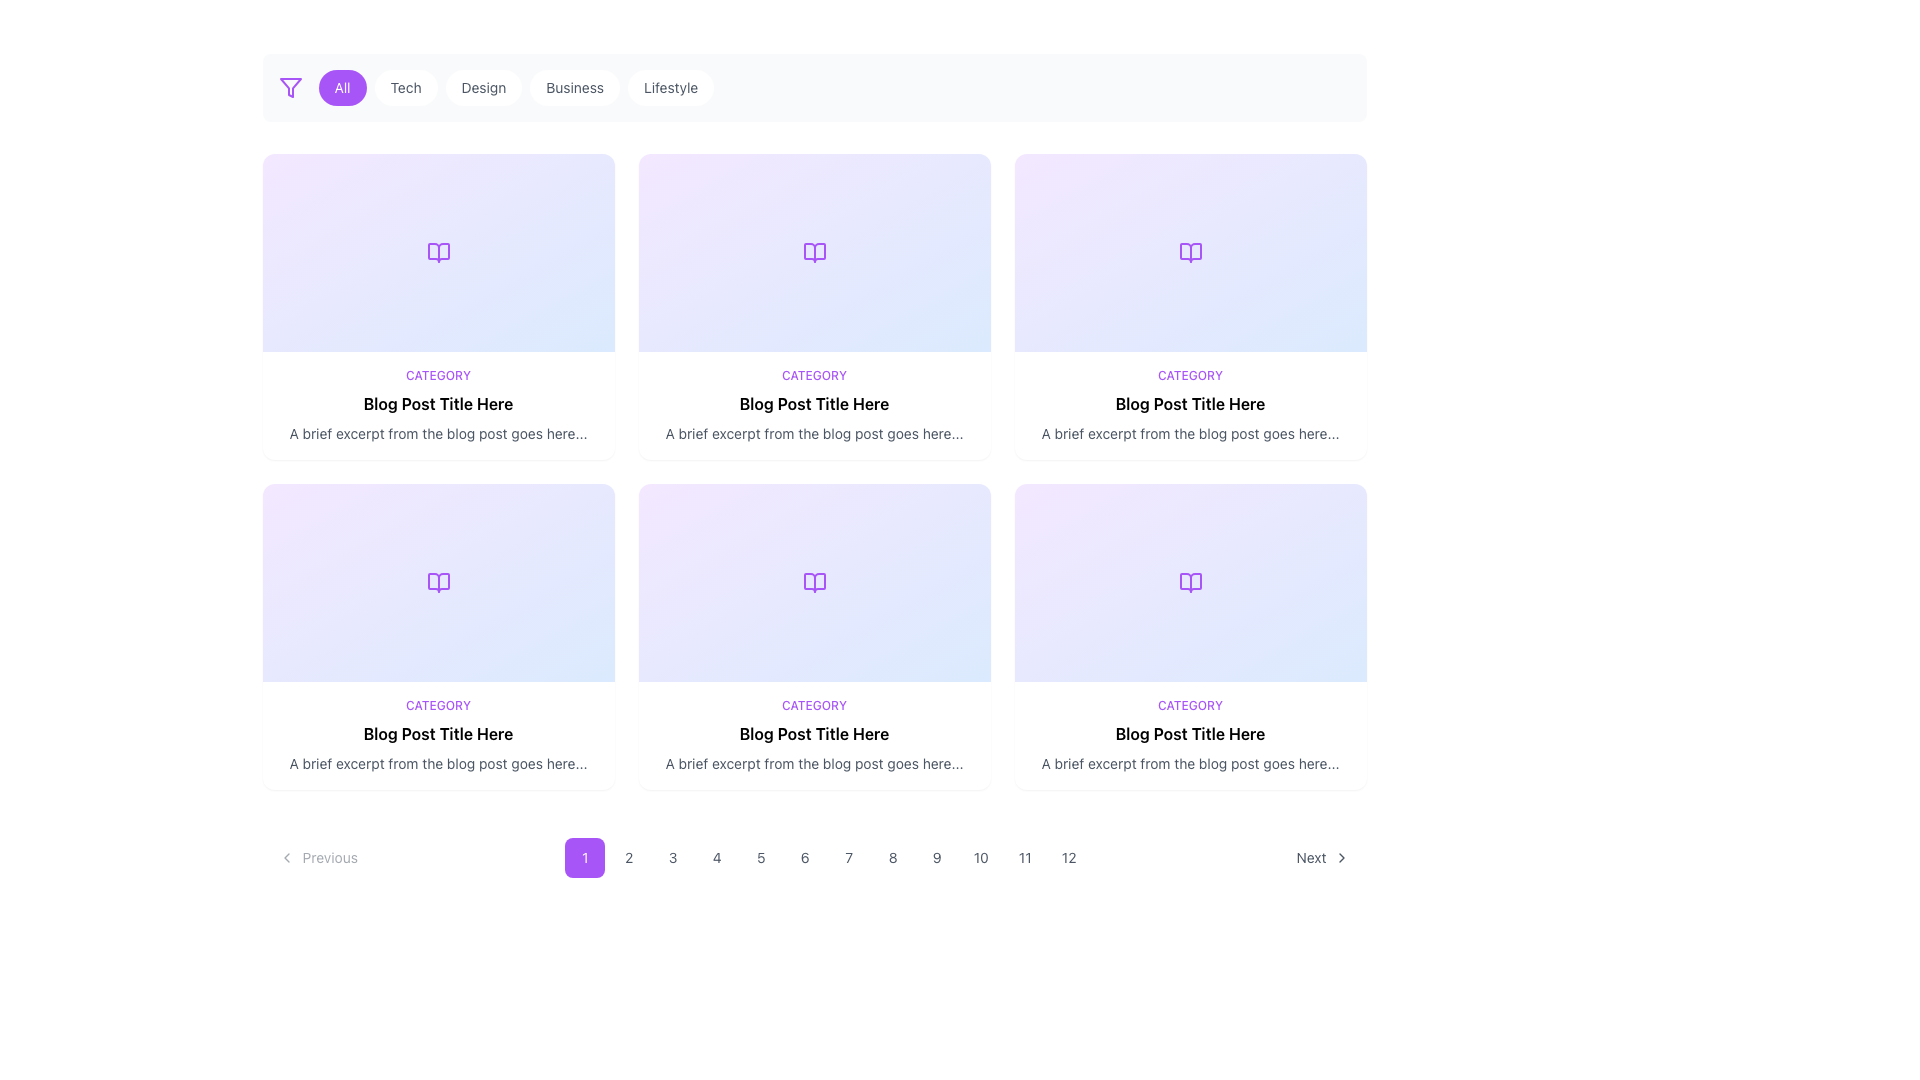  I want to click on the text block that describes the blog post, which includes its category, title, and excerpt, located in the top-left card of the grid layout below the associated image area, so click(437, 405).